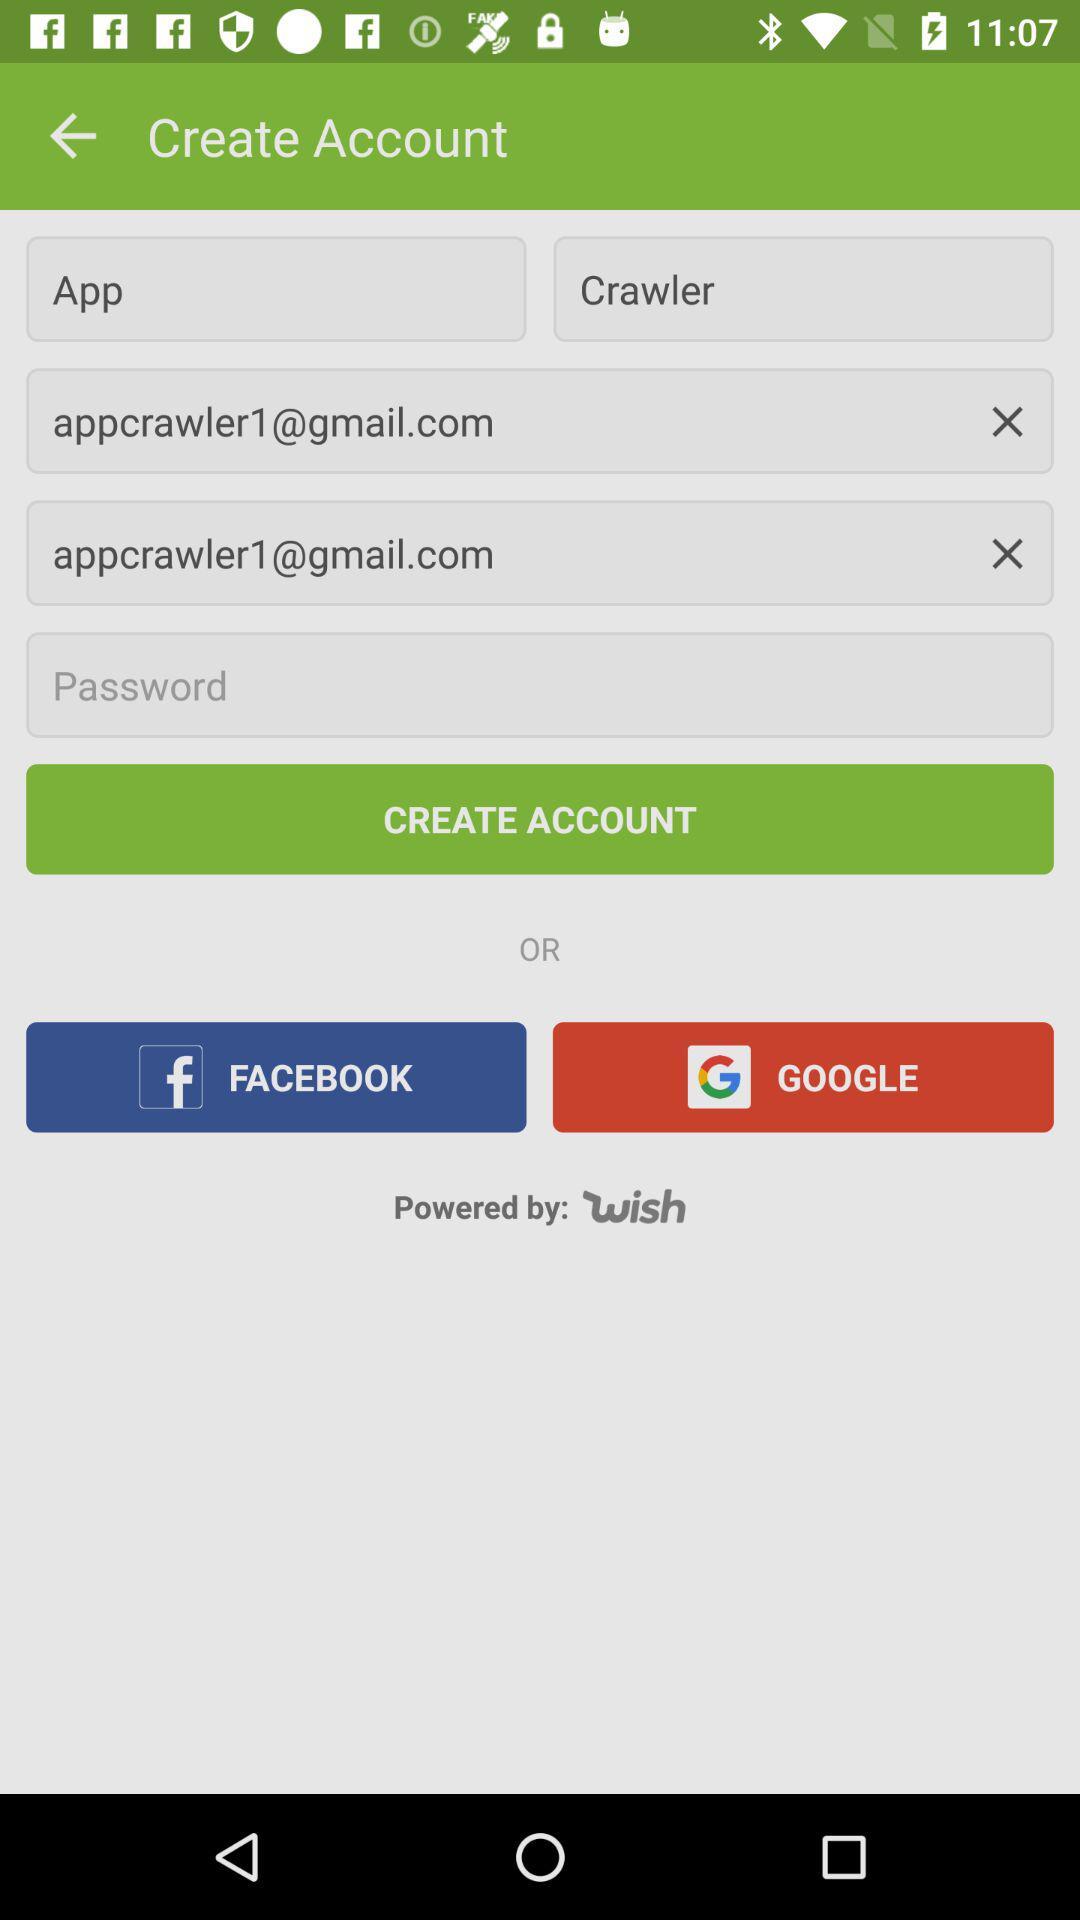 The width and height of the screenshot is (1080, 1920). I want to click on first email text field, so click(540, 420).